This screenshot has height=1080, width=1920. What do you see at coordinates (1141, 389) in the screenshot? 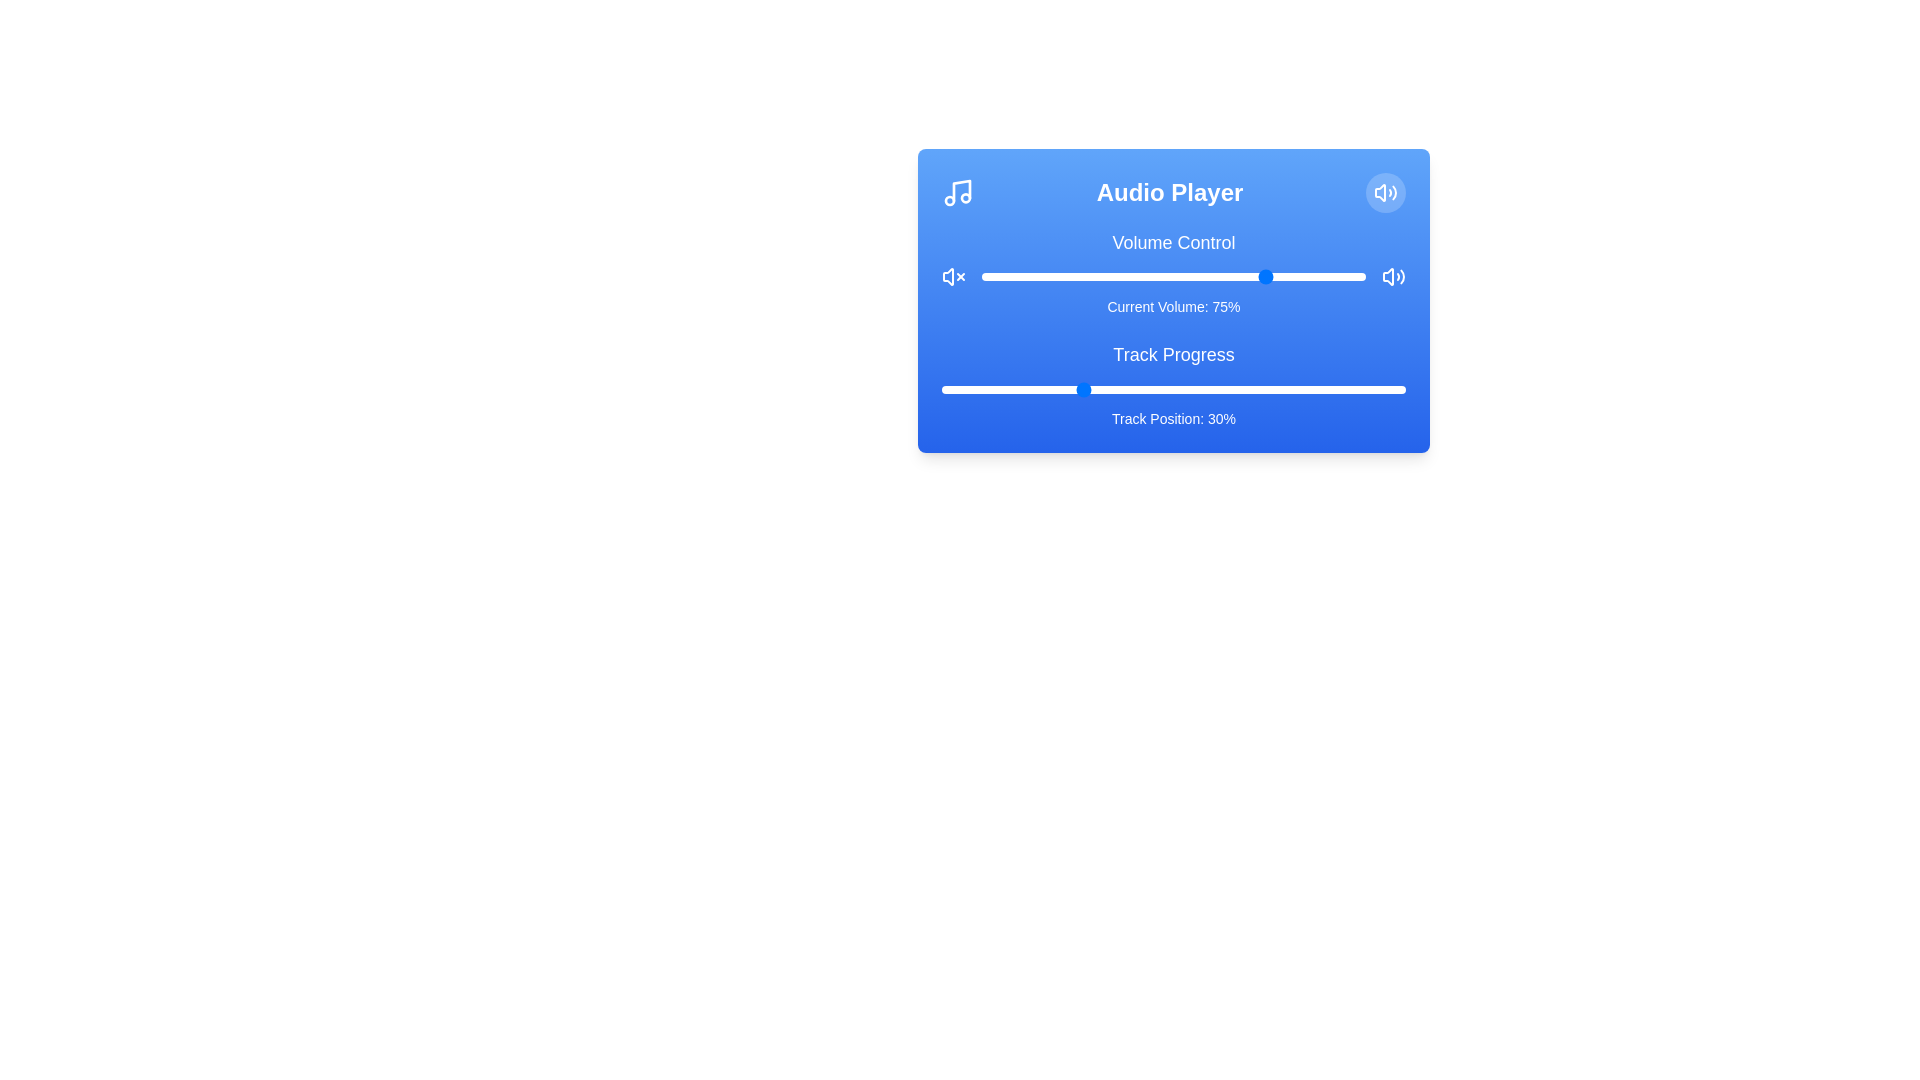
I see `the track position` at bounding box center [1141, 389].